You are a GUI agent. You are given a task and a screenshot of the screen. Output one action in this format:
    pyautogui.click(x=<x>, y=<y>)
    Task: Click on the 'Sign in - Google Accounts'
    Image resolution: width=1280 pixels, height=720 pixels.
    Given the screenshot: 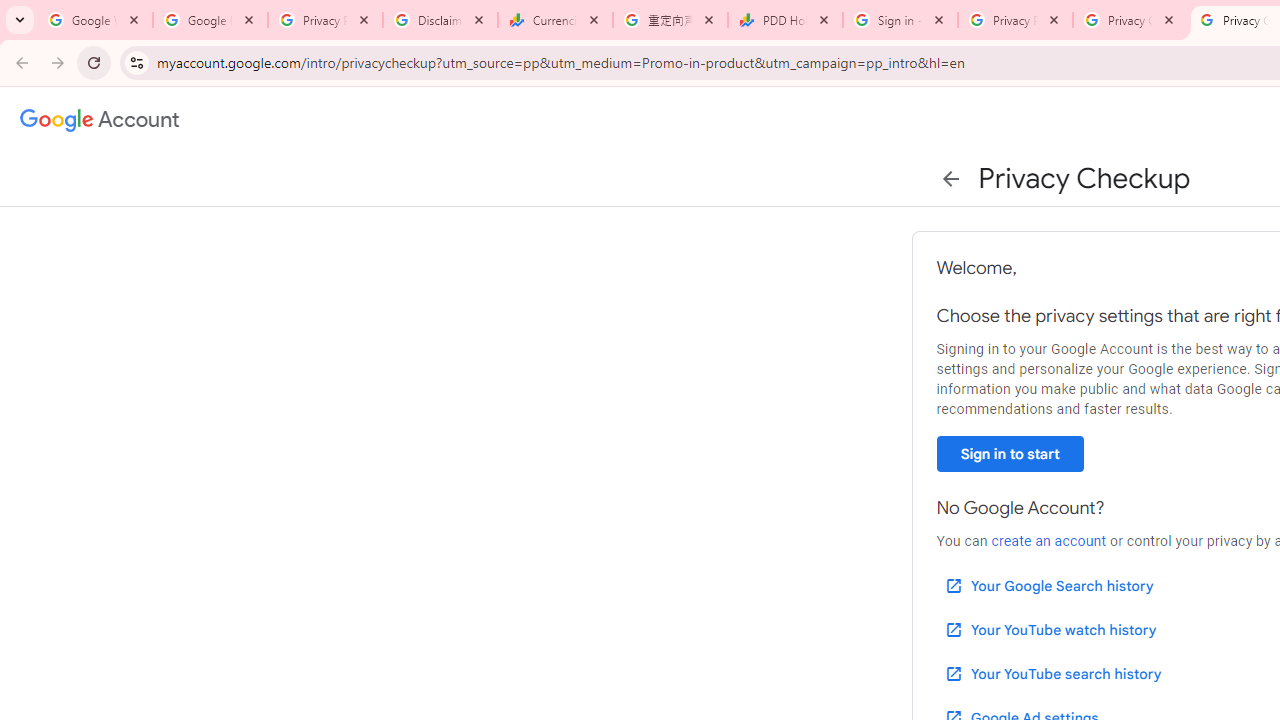 What is the action you would take?
    pyautogui.click(x=899, y=20)
    